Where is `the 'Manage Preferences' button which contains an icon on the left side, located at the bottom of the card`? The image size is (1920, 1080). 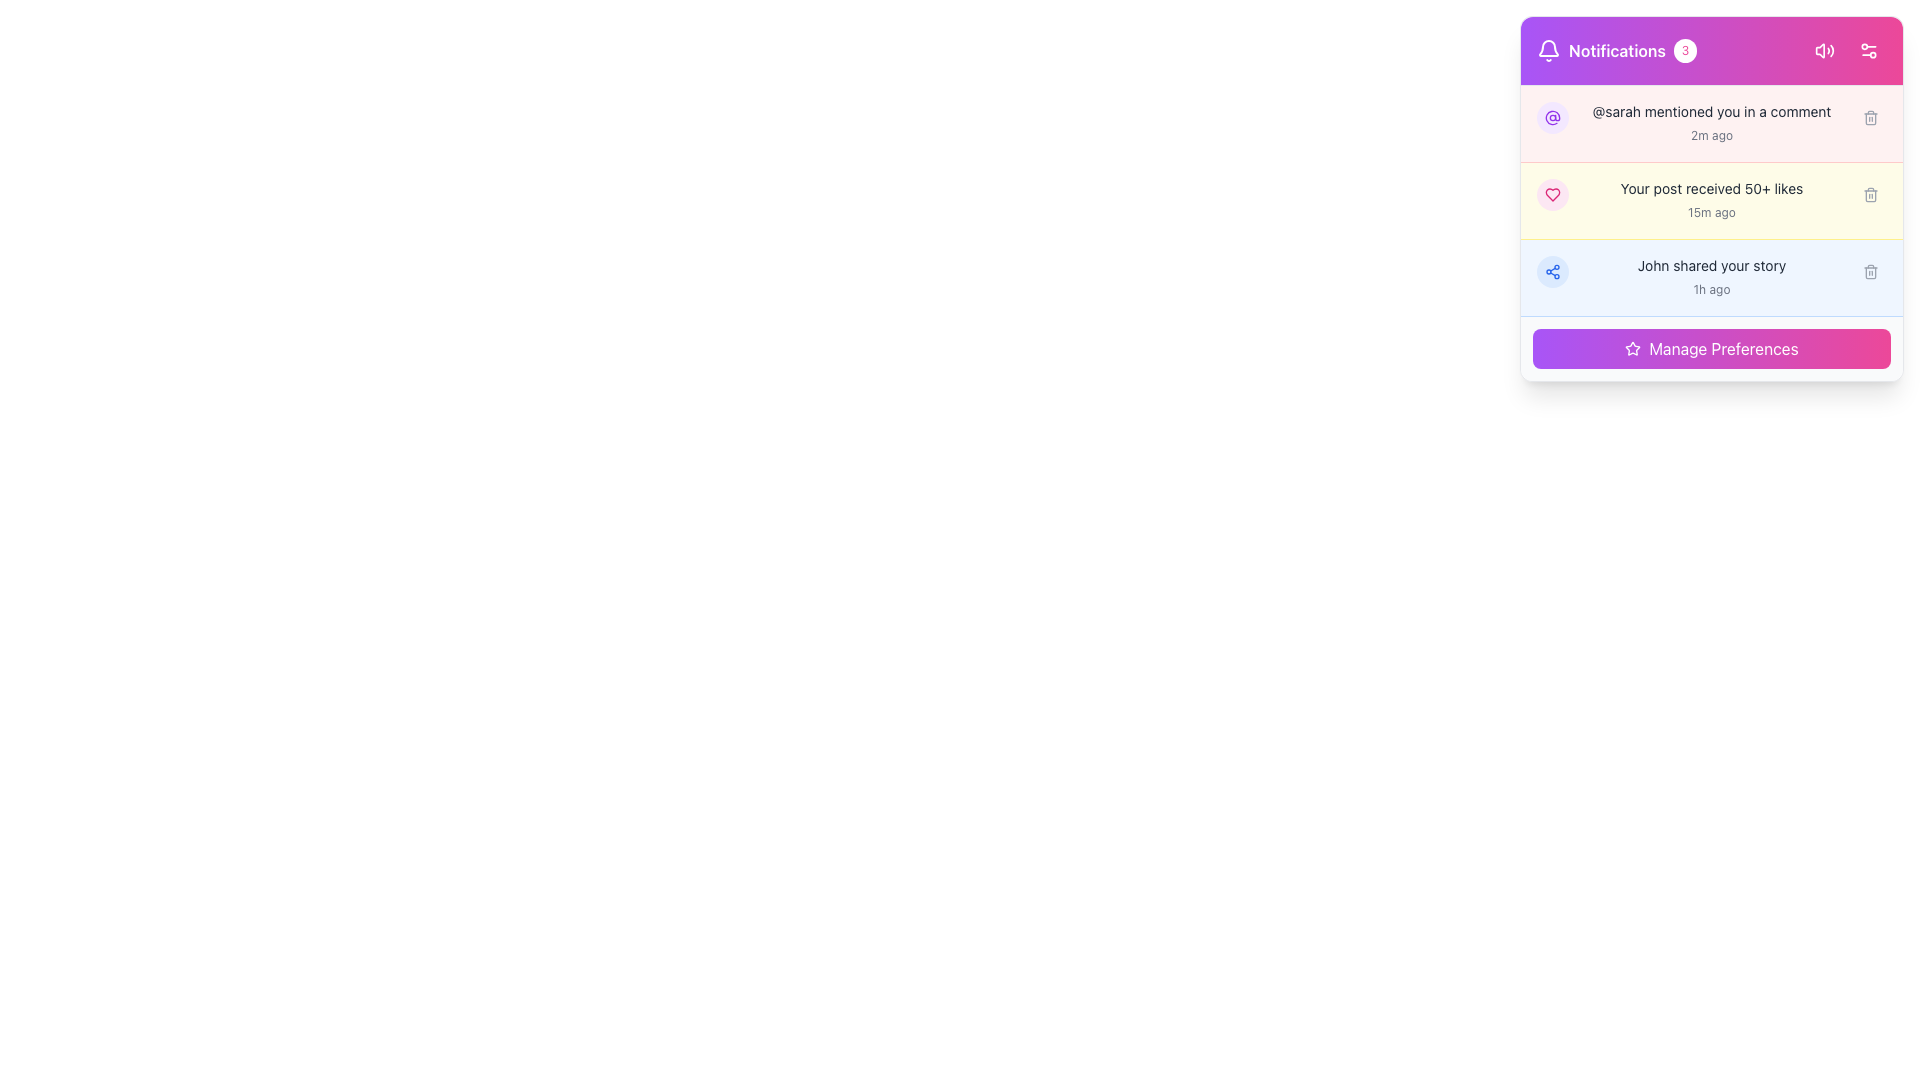
the 'Manage Preferences' button which contains an icon on the left side, located at the bottom of the card is located at coordinates (1633, 347).